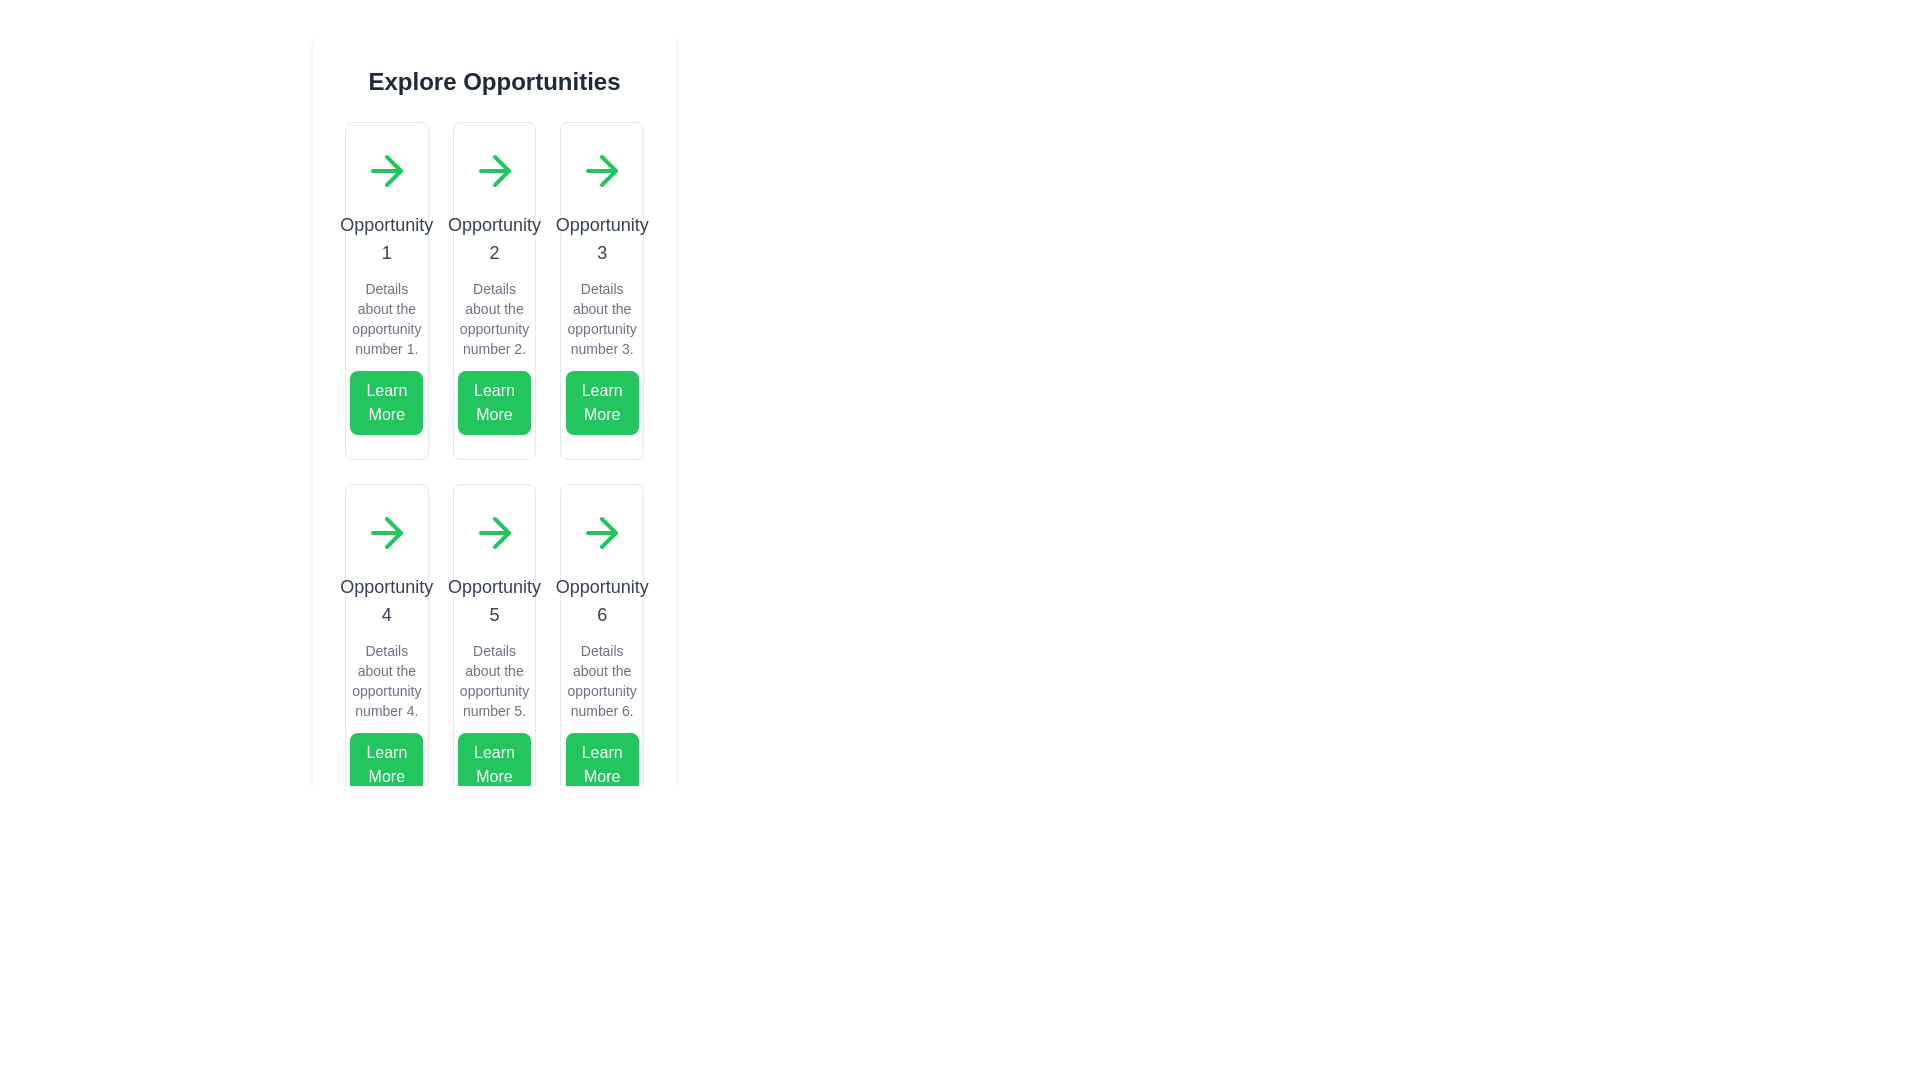 This screenshot has height=1080, width=1920. I want to click on the forward arrow icon located at the top of the 'Opportunity 4' card, so click(386, 531).